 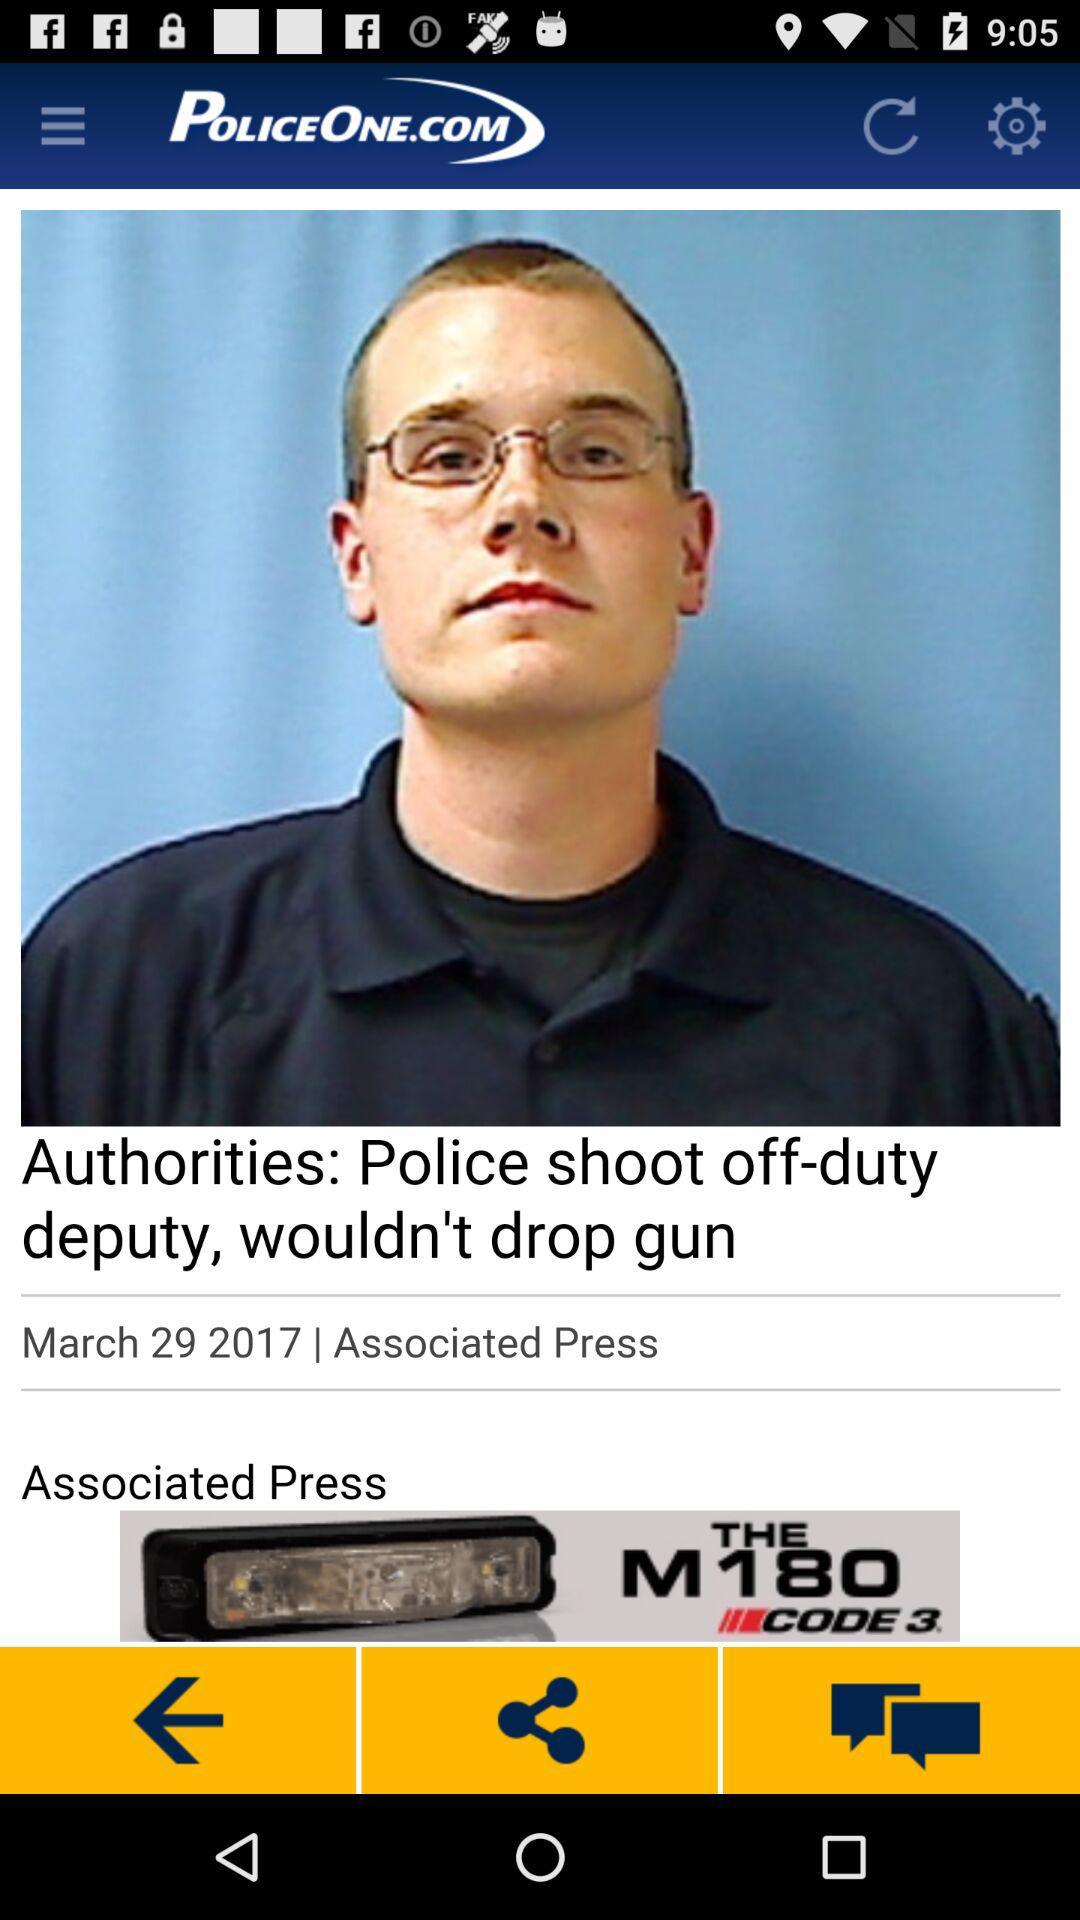 What do you see at coordinates (1017, 124) in the screenshot?
I see `settings` at bounding box center [1017, 124].